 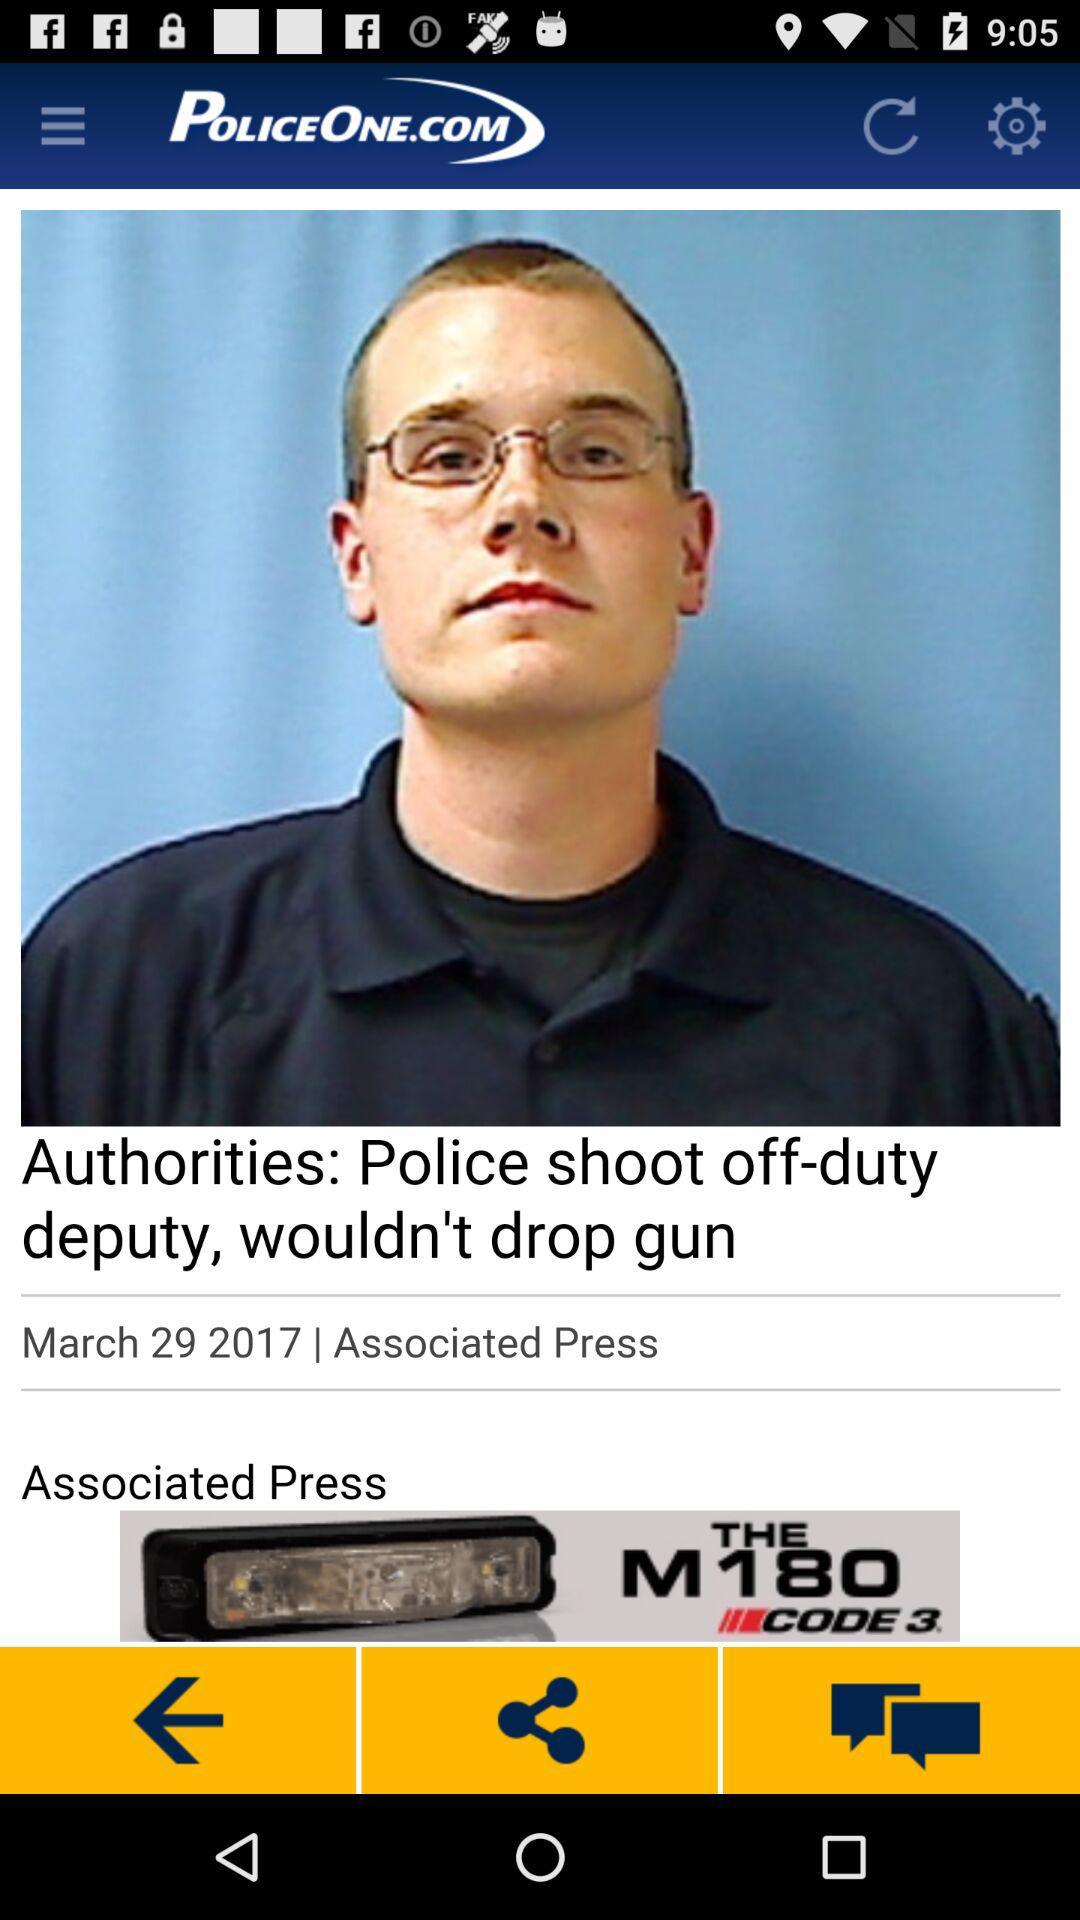 What do you see at coordinates (1017, 124) in the screenshot?
I see `settings` at bounding box center [1017, 124].